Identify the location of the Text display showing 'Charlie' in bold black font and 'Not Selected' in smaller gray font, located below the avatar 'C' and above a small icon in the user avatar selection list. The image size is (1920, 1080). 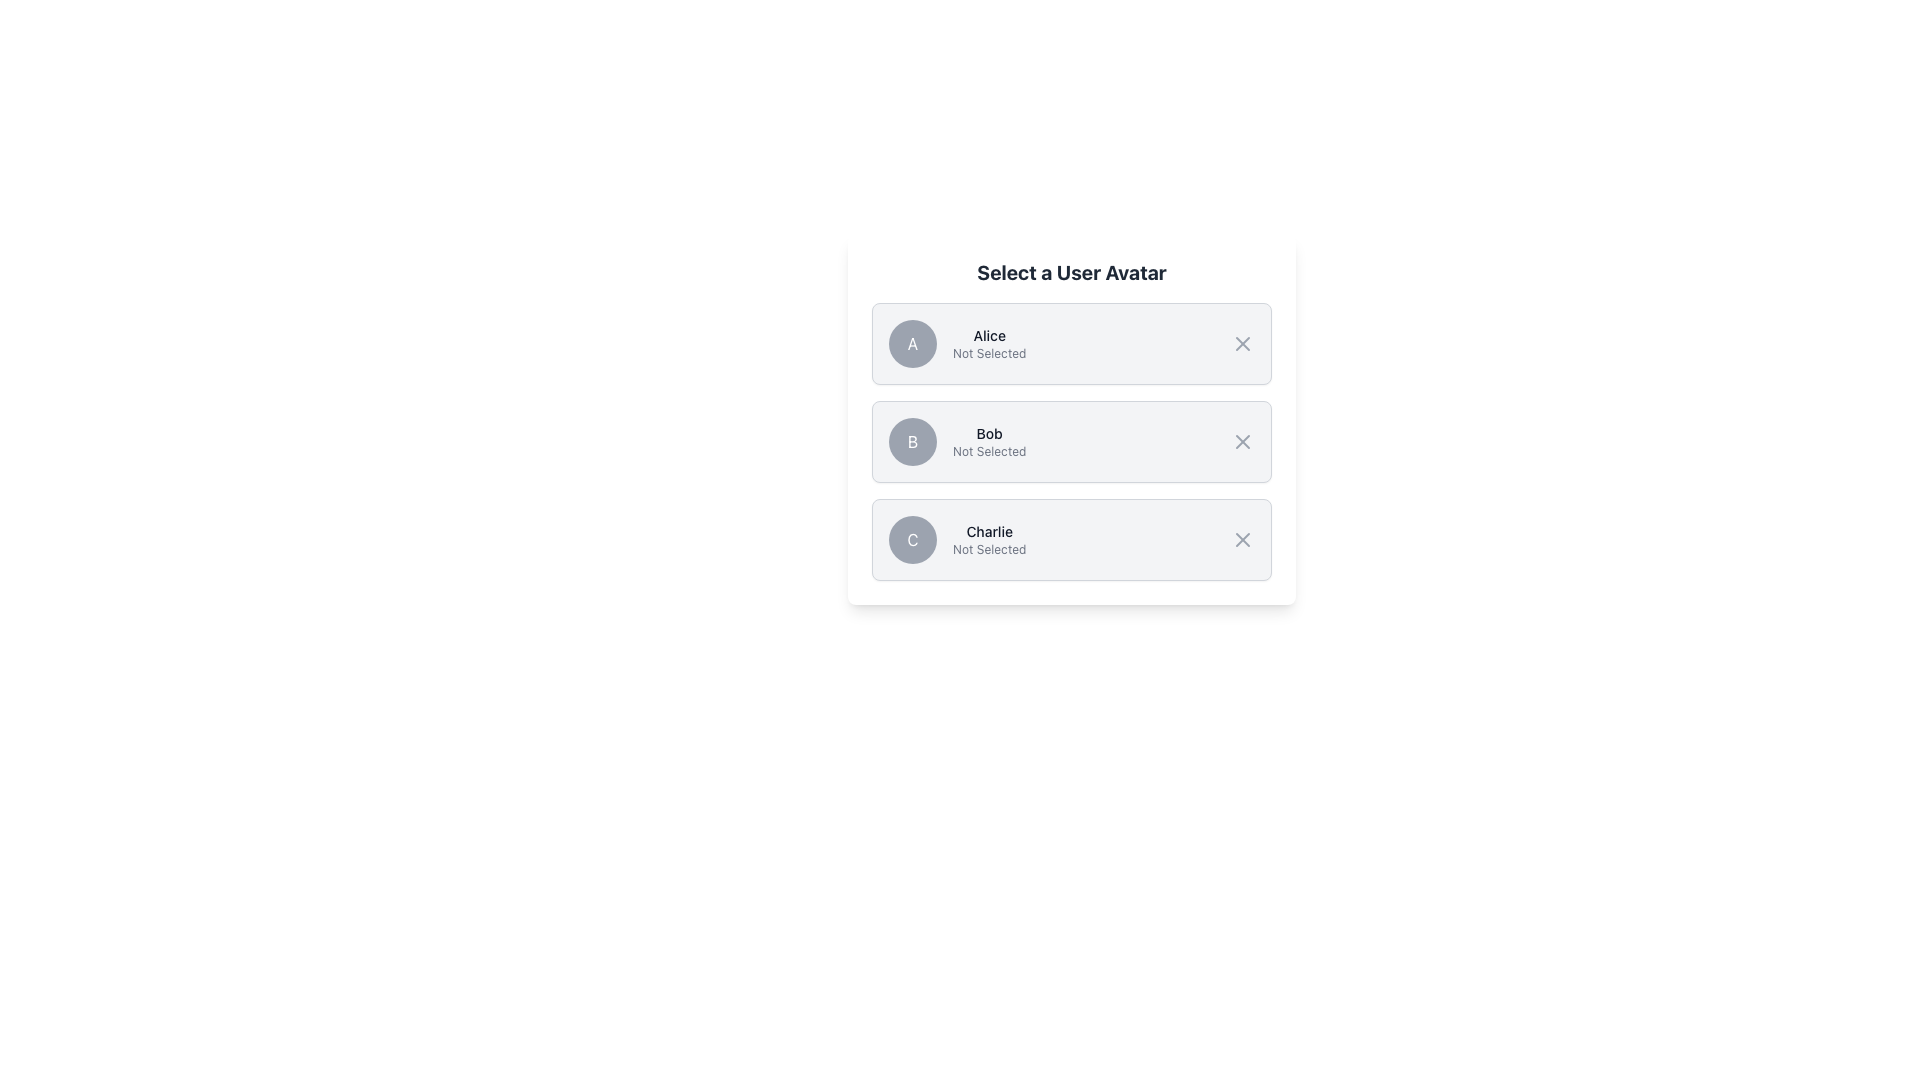
(989, 540).